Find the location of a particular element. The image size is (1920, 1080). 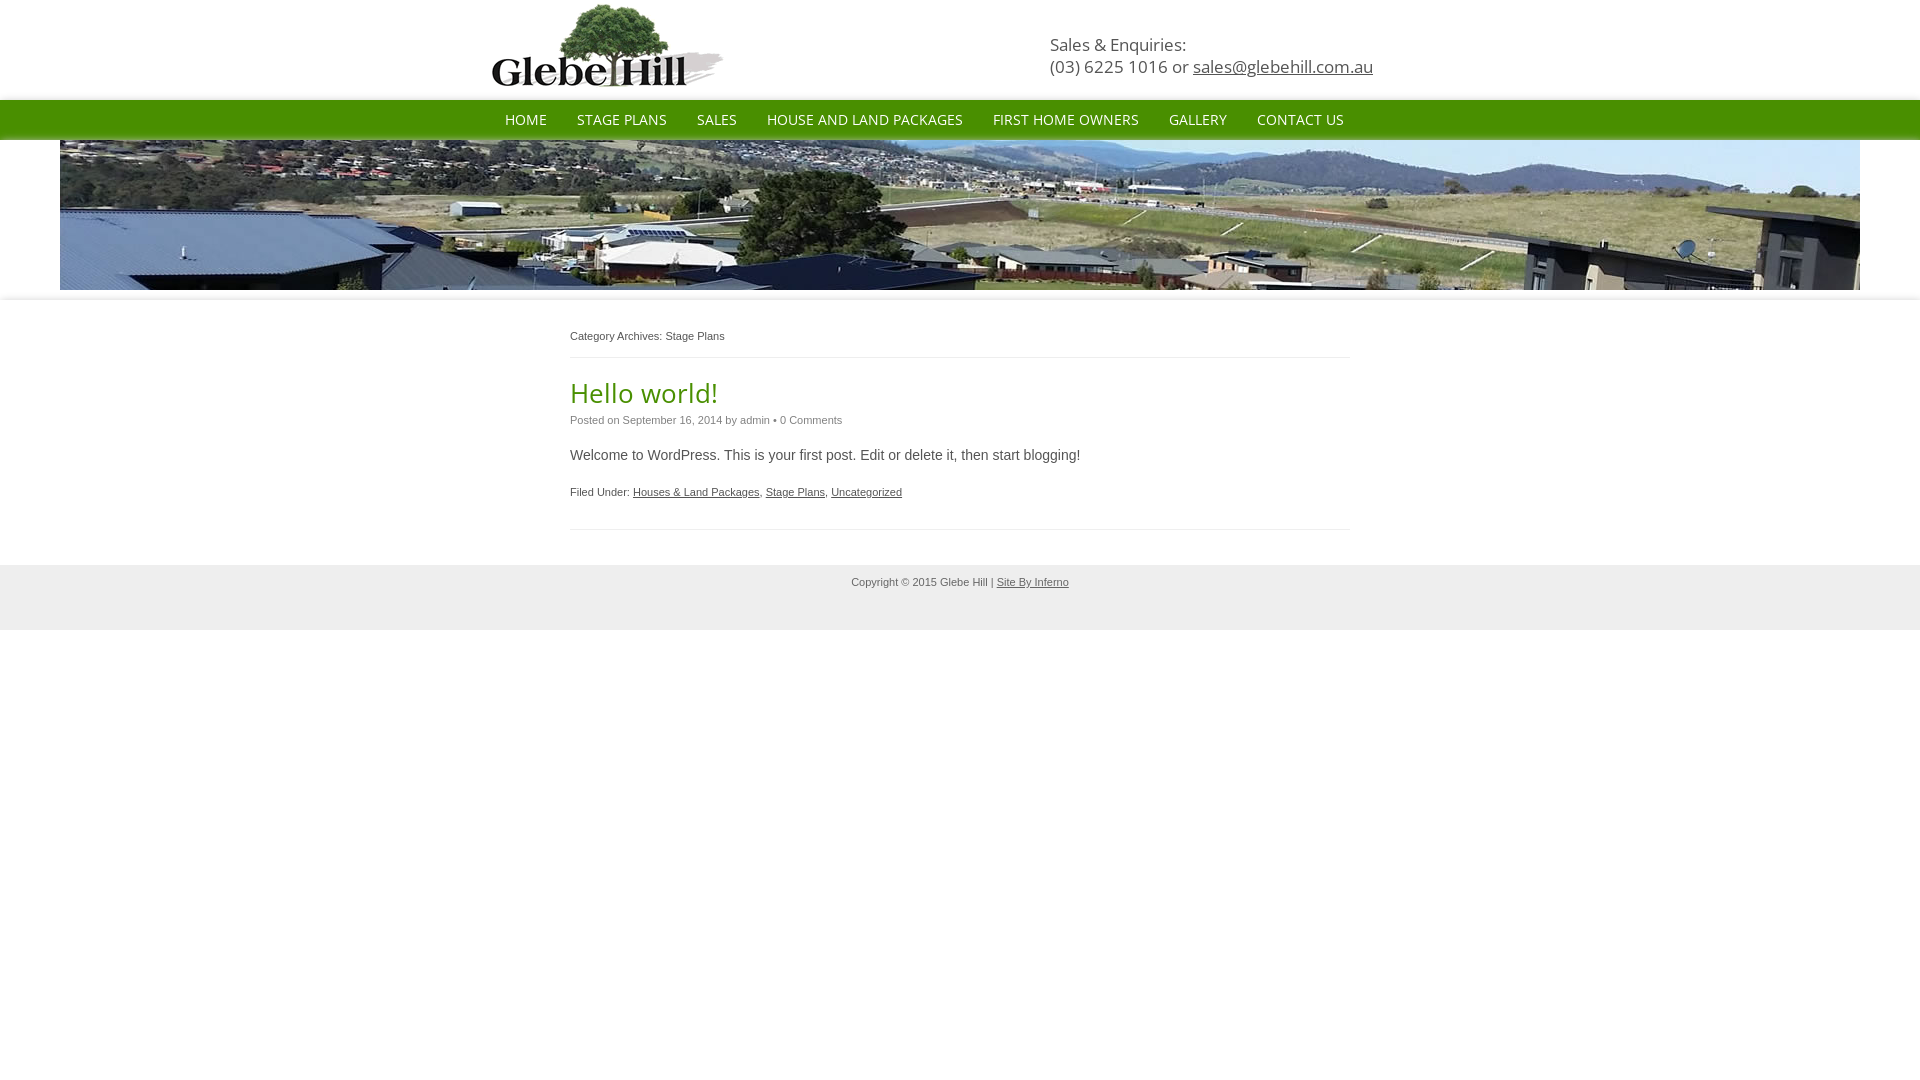

'Hello world!' is located at coordinates (643, 393).